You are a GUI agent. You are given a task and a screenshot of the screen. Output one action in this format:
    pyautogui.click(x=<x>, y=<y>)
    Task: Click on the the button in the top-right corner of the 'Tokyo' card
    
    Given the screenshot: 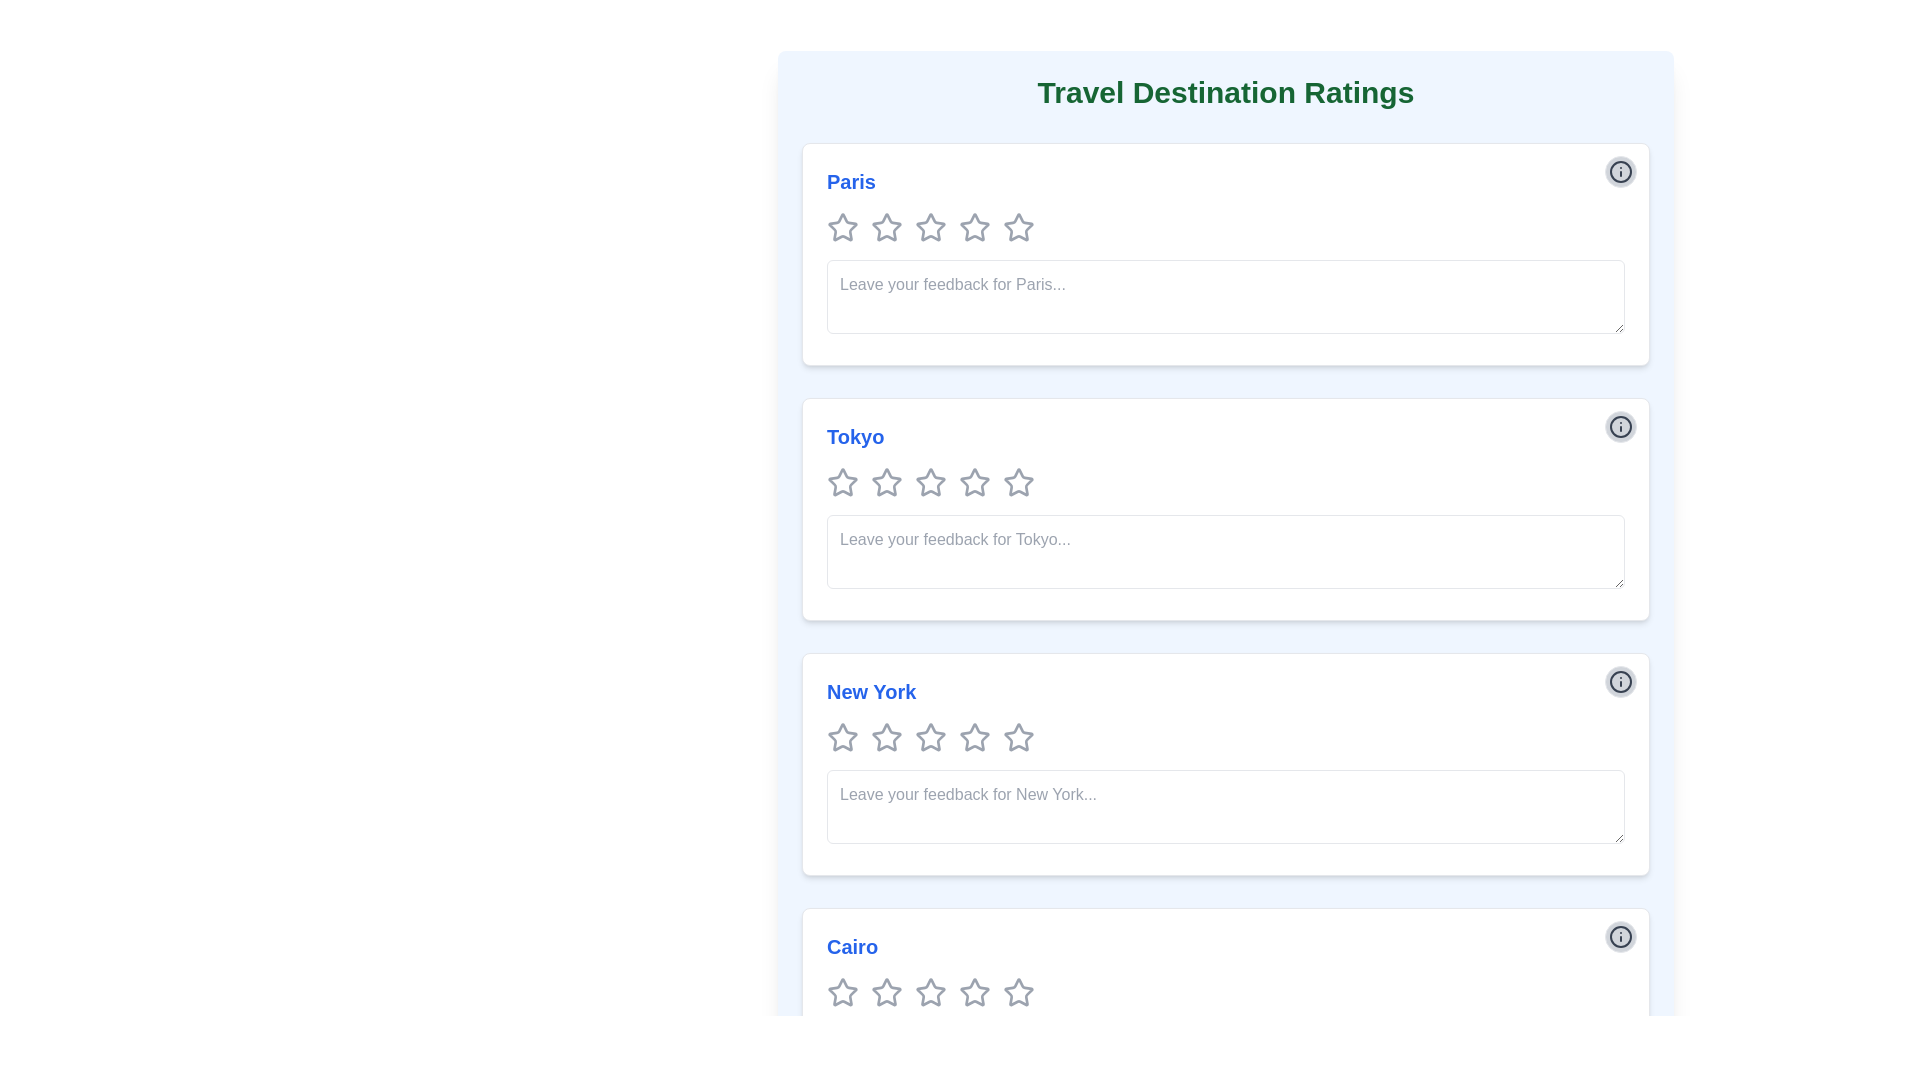 What is the action you would take?
    pyautogui.click(x=1621, y=426)
    